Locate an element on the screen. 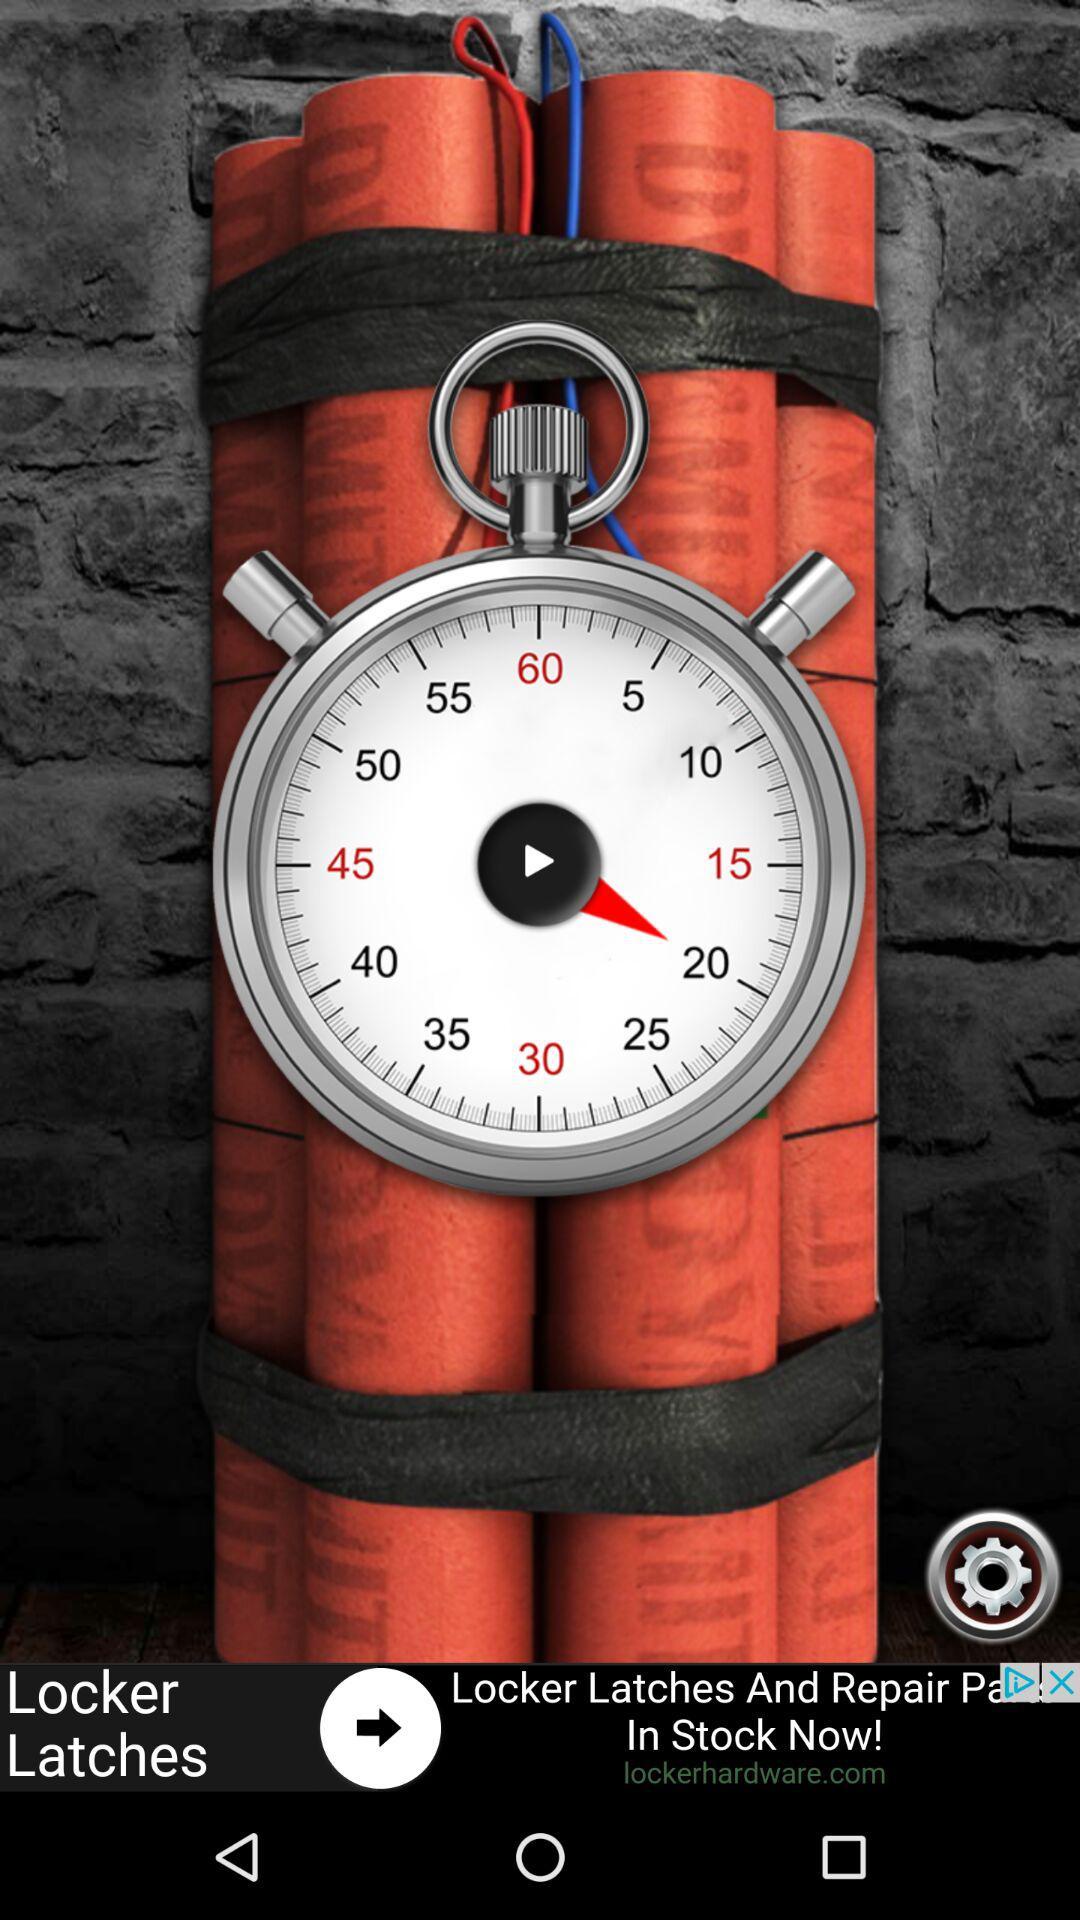 The width and height of the screenshot is (1080, 1920). the settings icon is located at coordinates (993, 1685).